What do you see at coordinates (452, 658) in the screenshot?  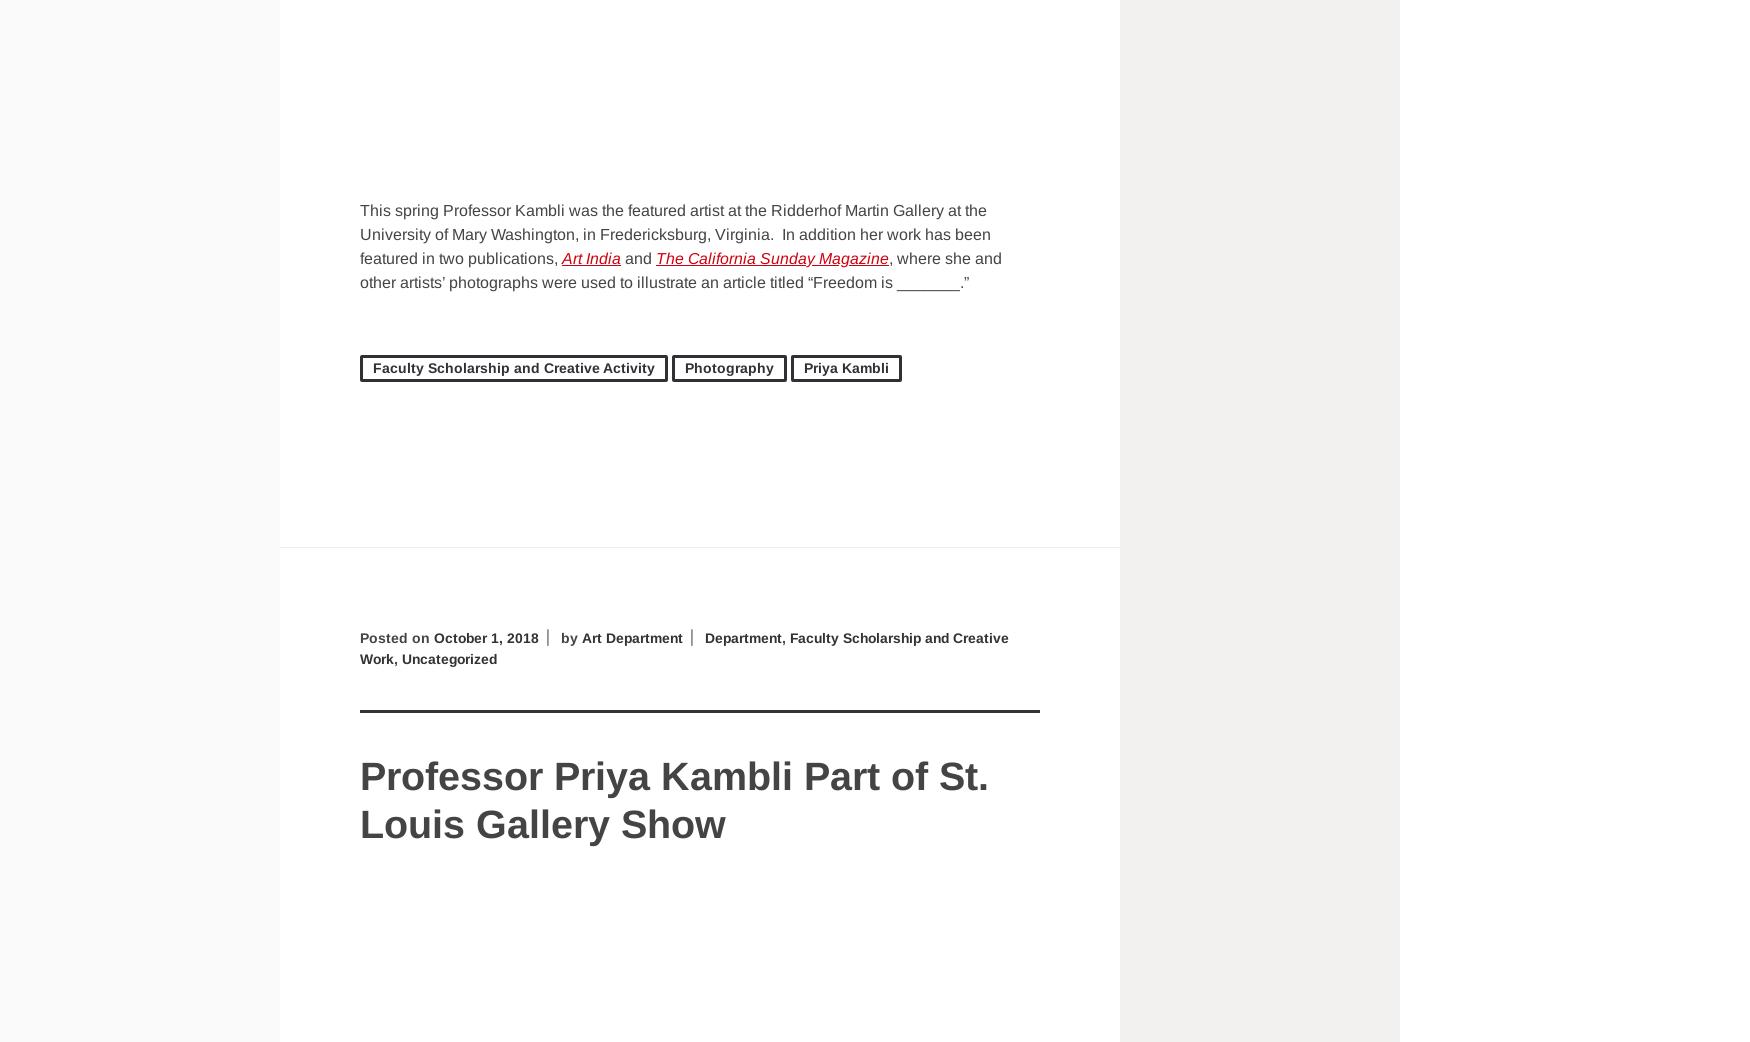 I see `'Uncategorized'` at bounding box center [452, 658].